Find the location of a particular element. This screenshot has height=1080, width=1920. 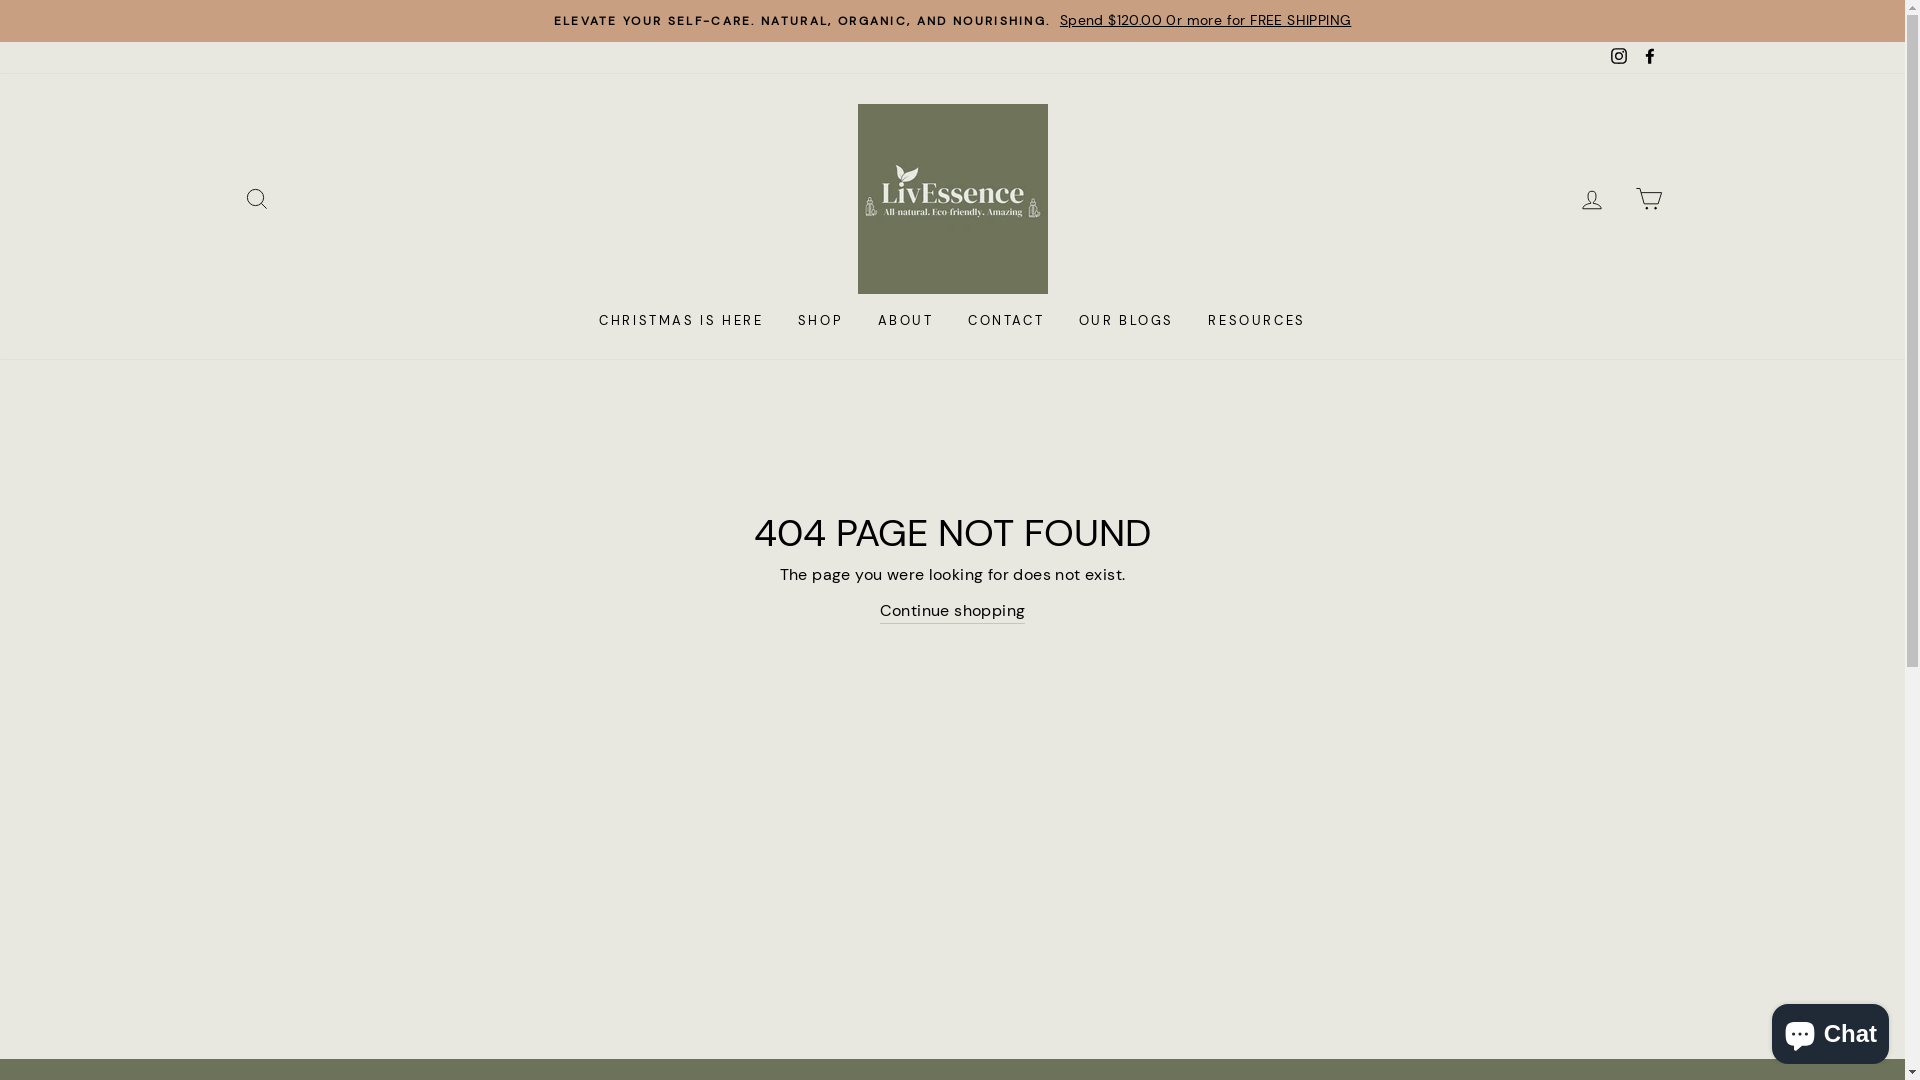

'CART' is located at coordinates (1622, 198).